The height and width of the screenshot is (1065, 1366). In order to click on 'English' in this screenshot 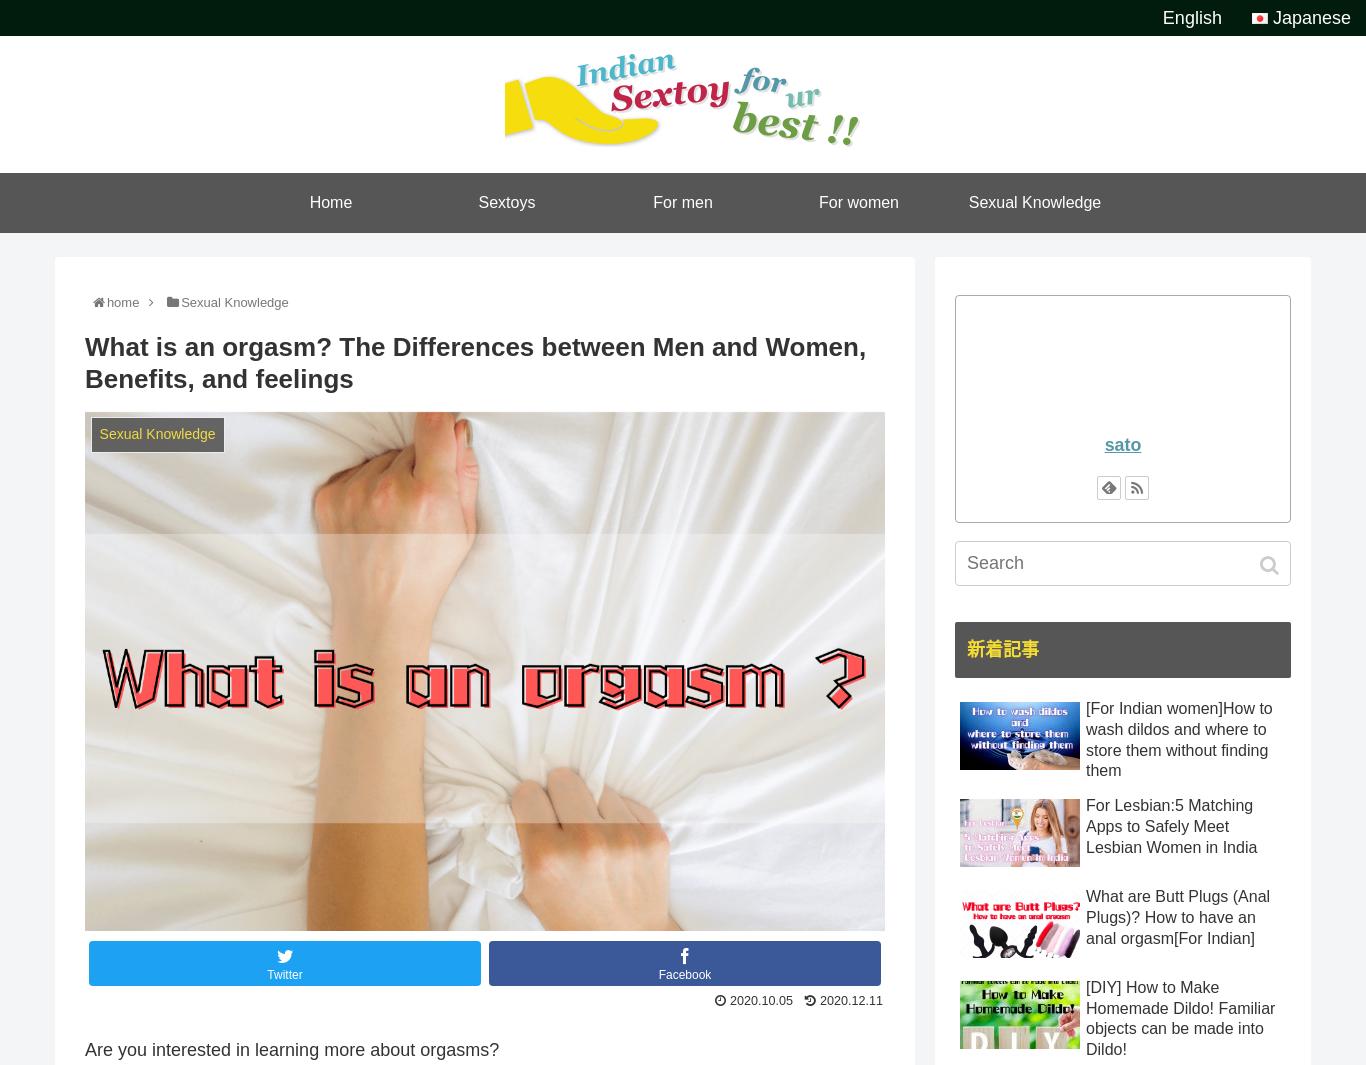, I will do `click(1191, 16)`.